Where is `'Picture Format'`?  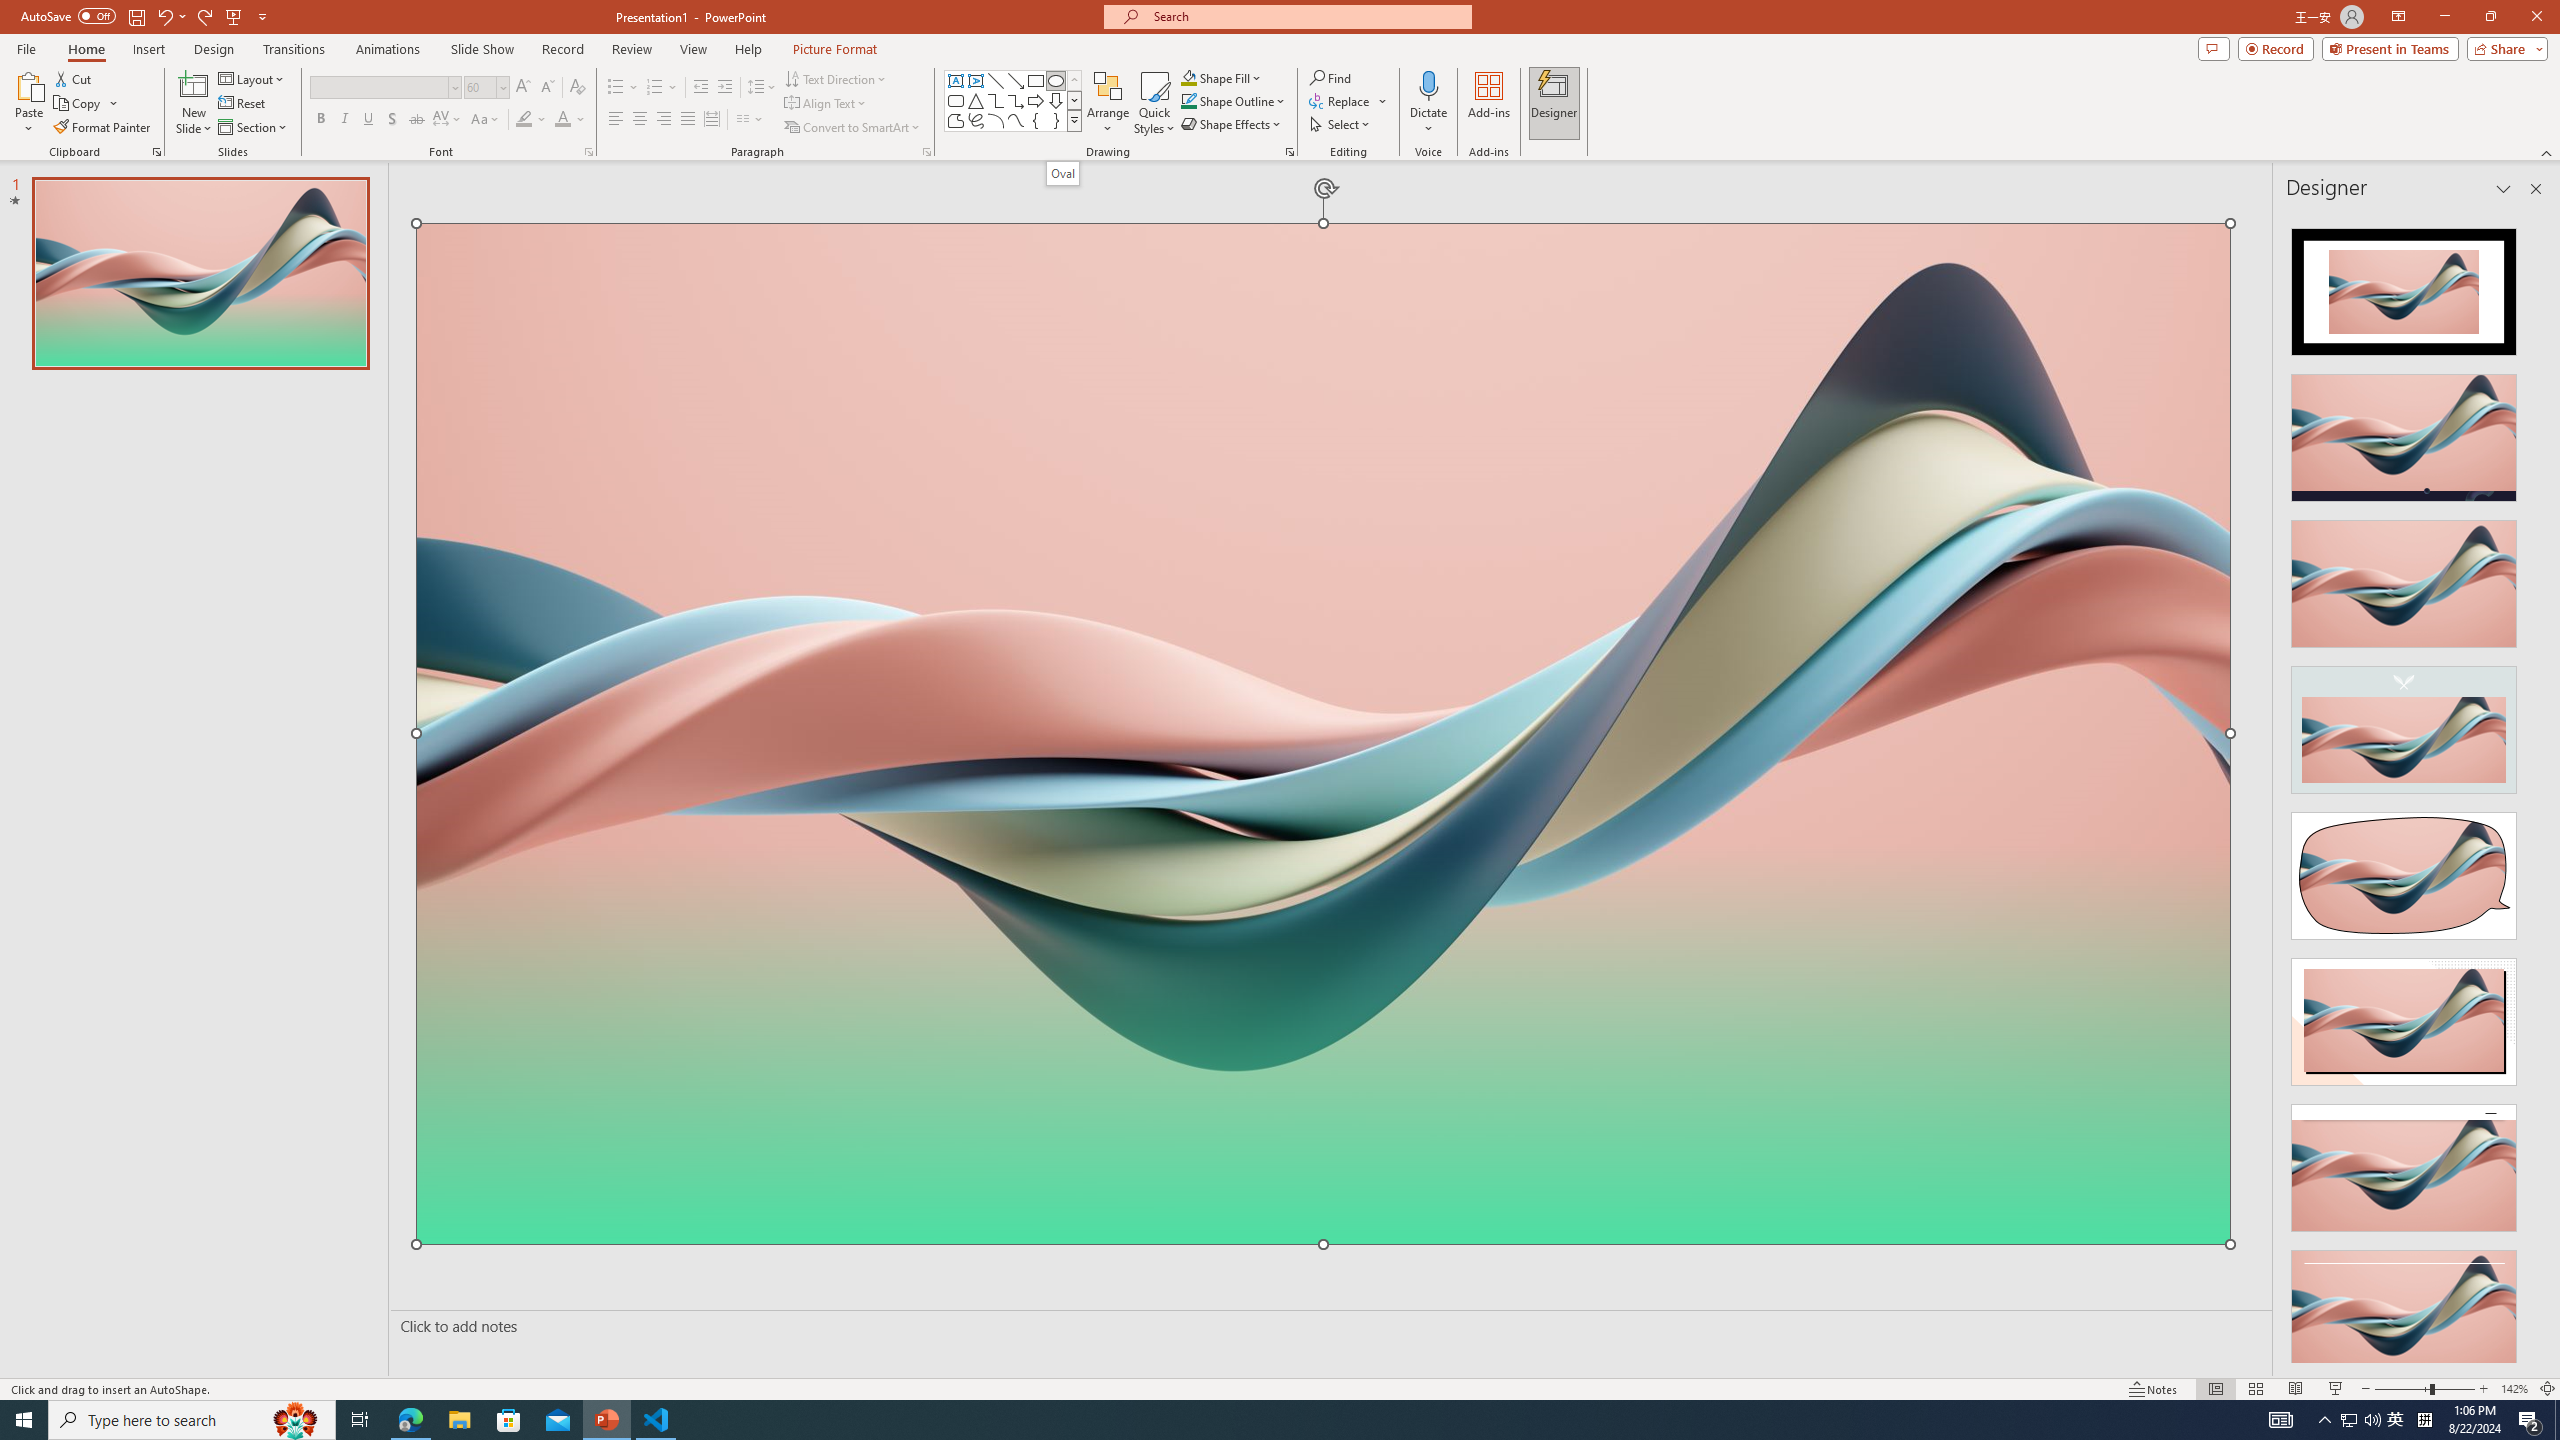
'Picture Format' is located at coordinates (835, 49).